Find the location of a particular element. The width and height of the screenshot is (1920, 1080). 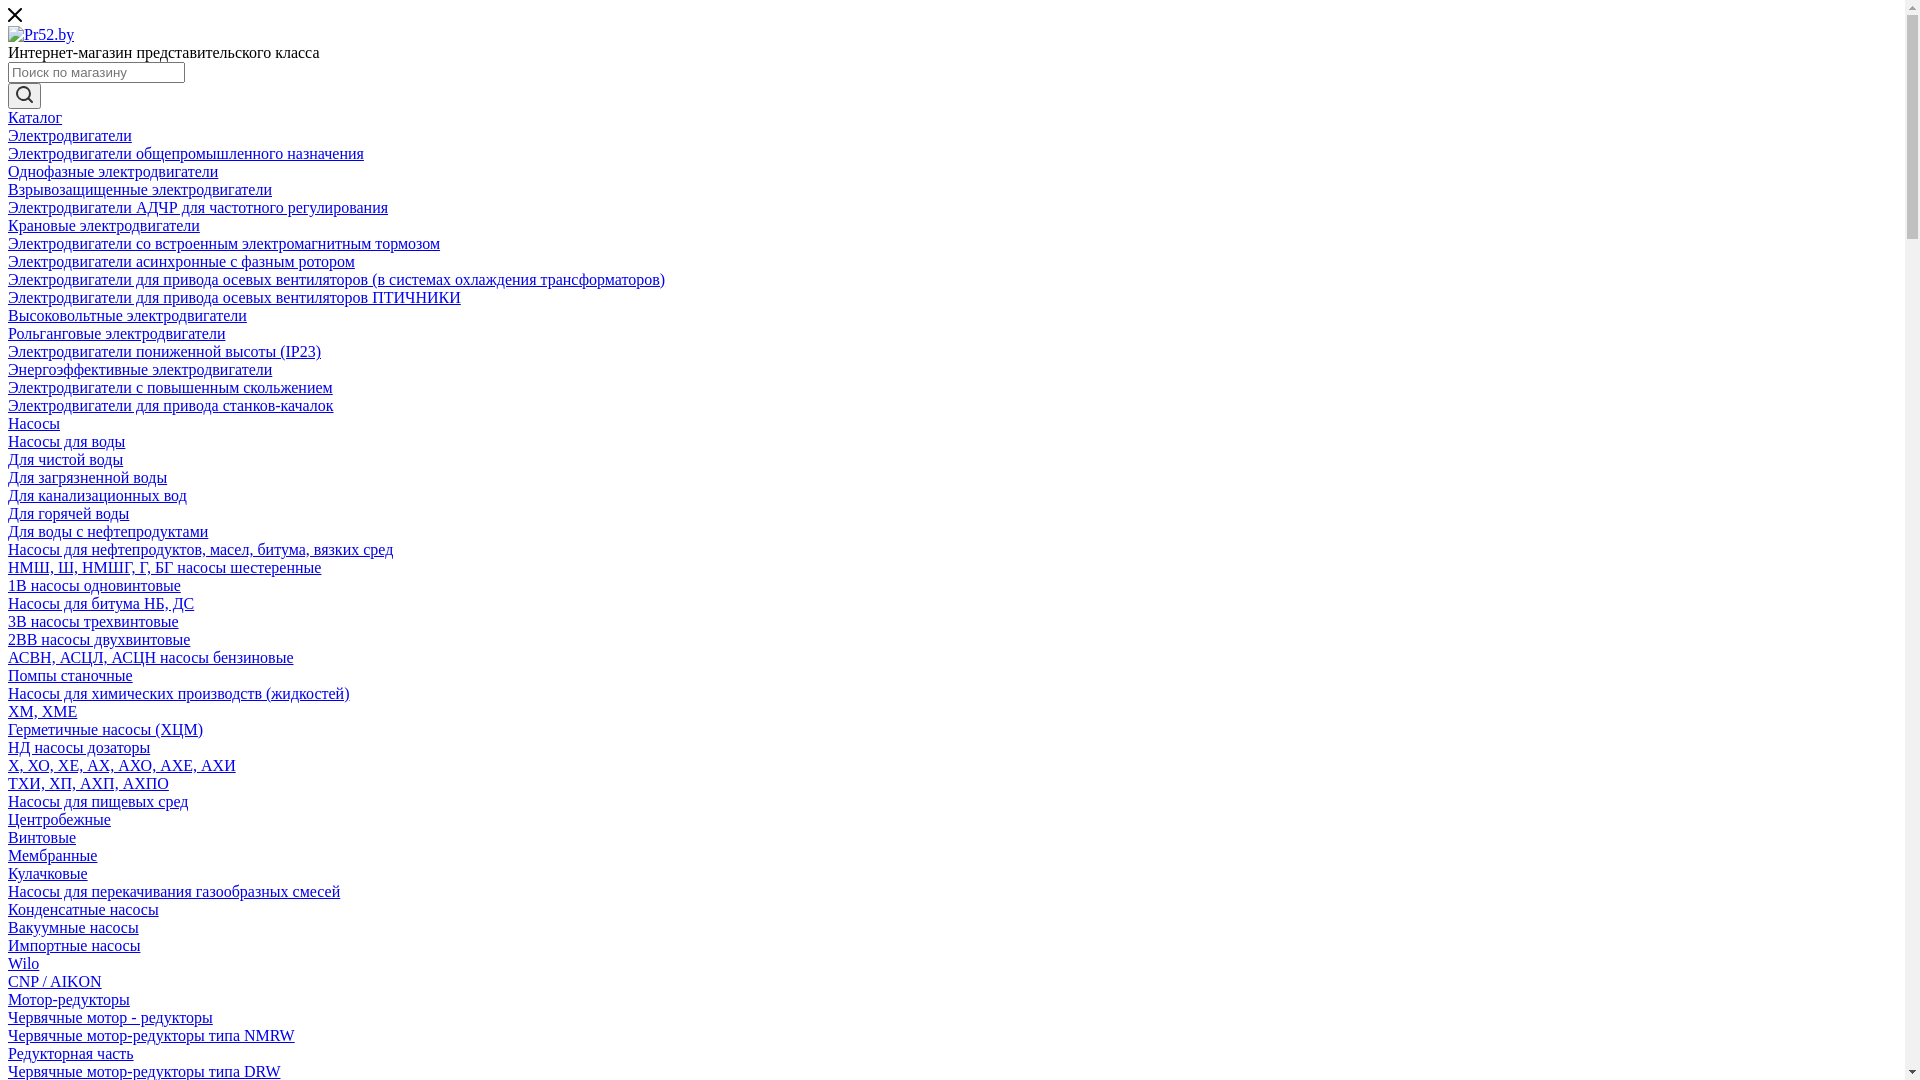

'Wilo' is located at coordinates (23, 962).